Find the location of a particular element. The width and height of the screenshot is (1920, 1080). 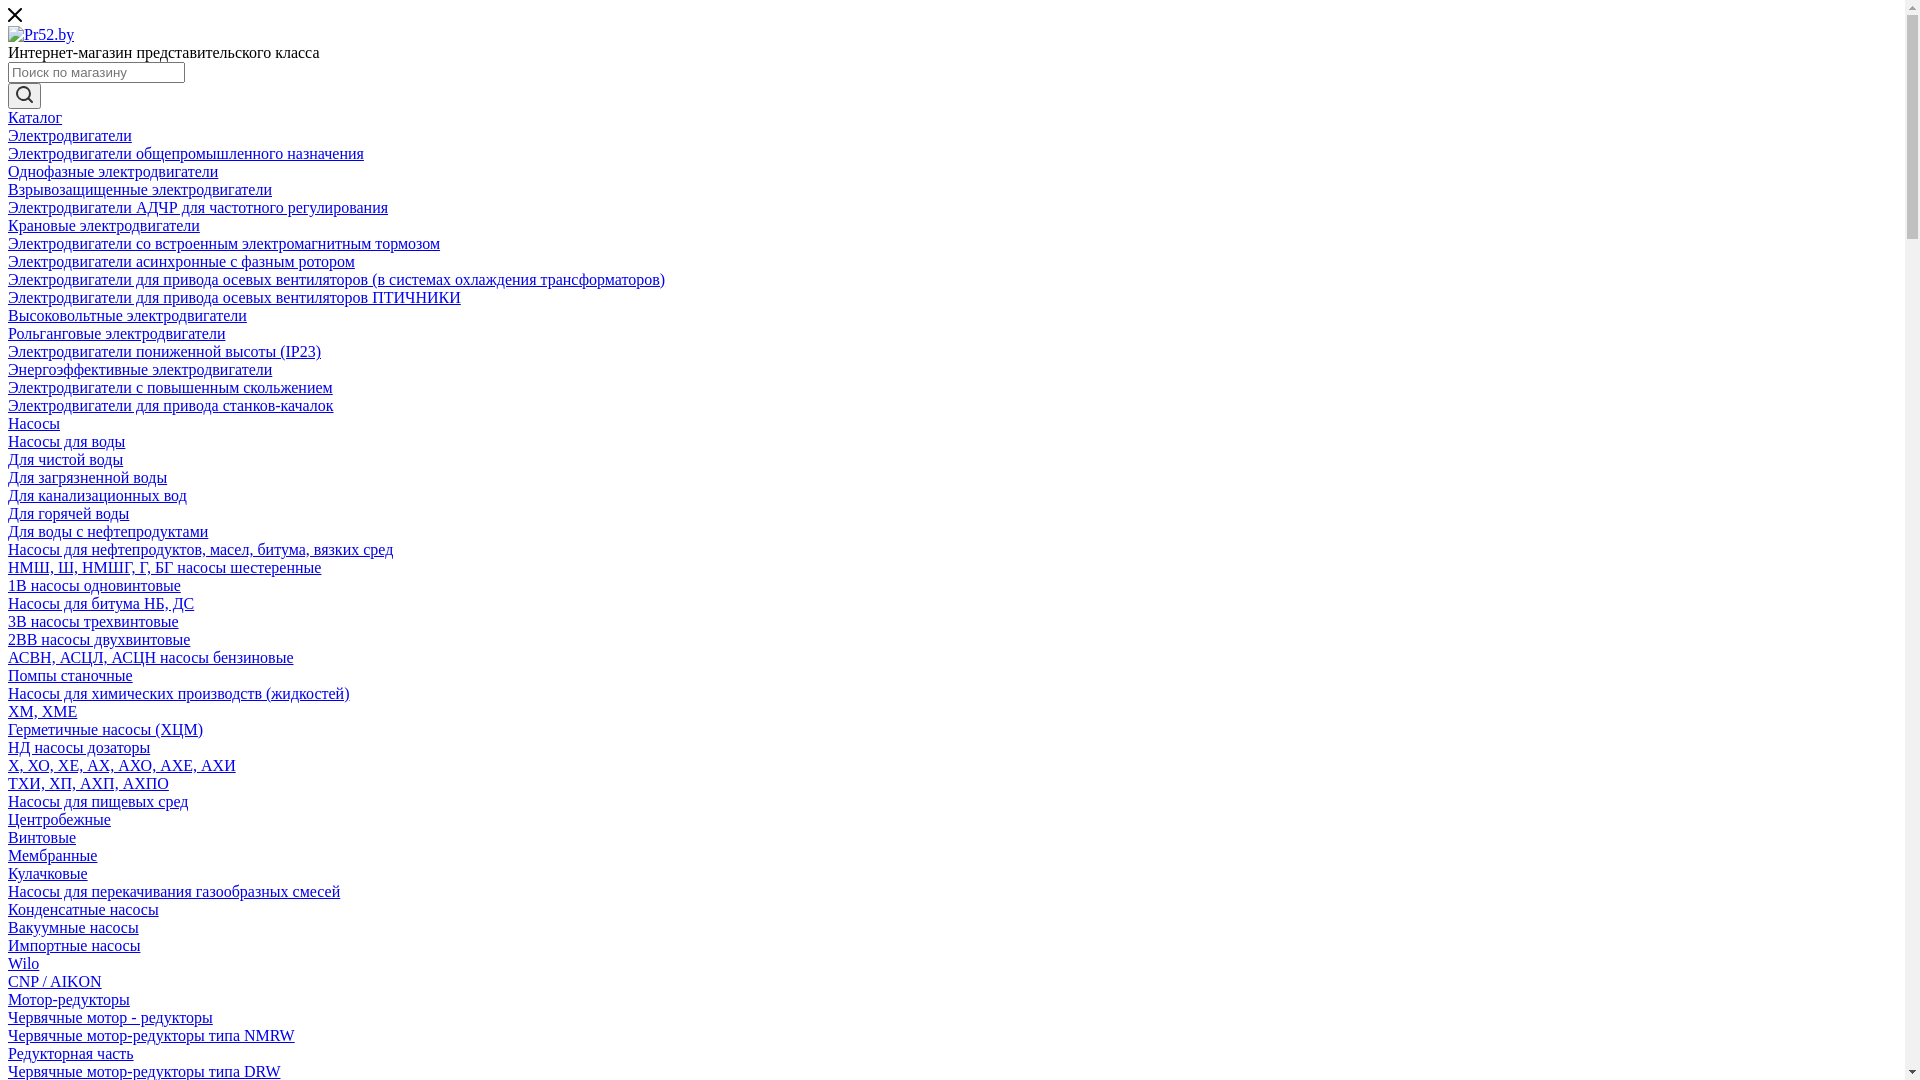

'Wilo' is located at coordinates (23, 962).